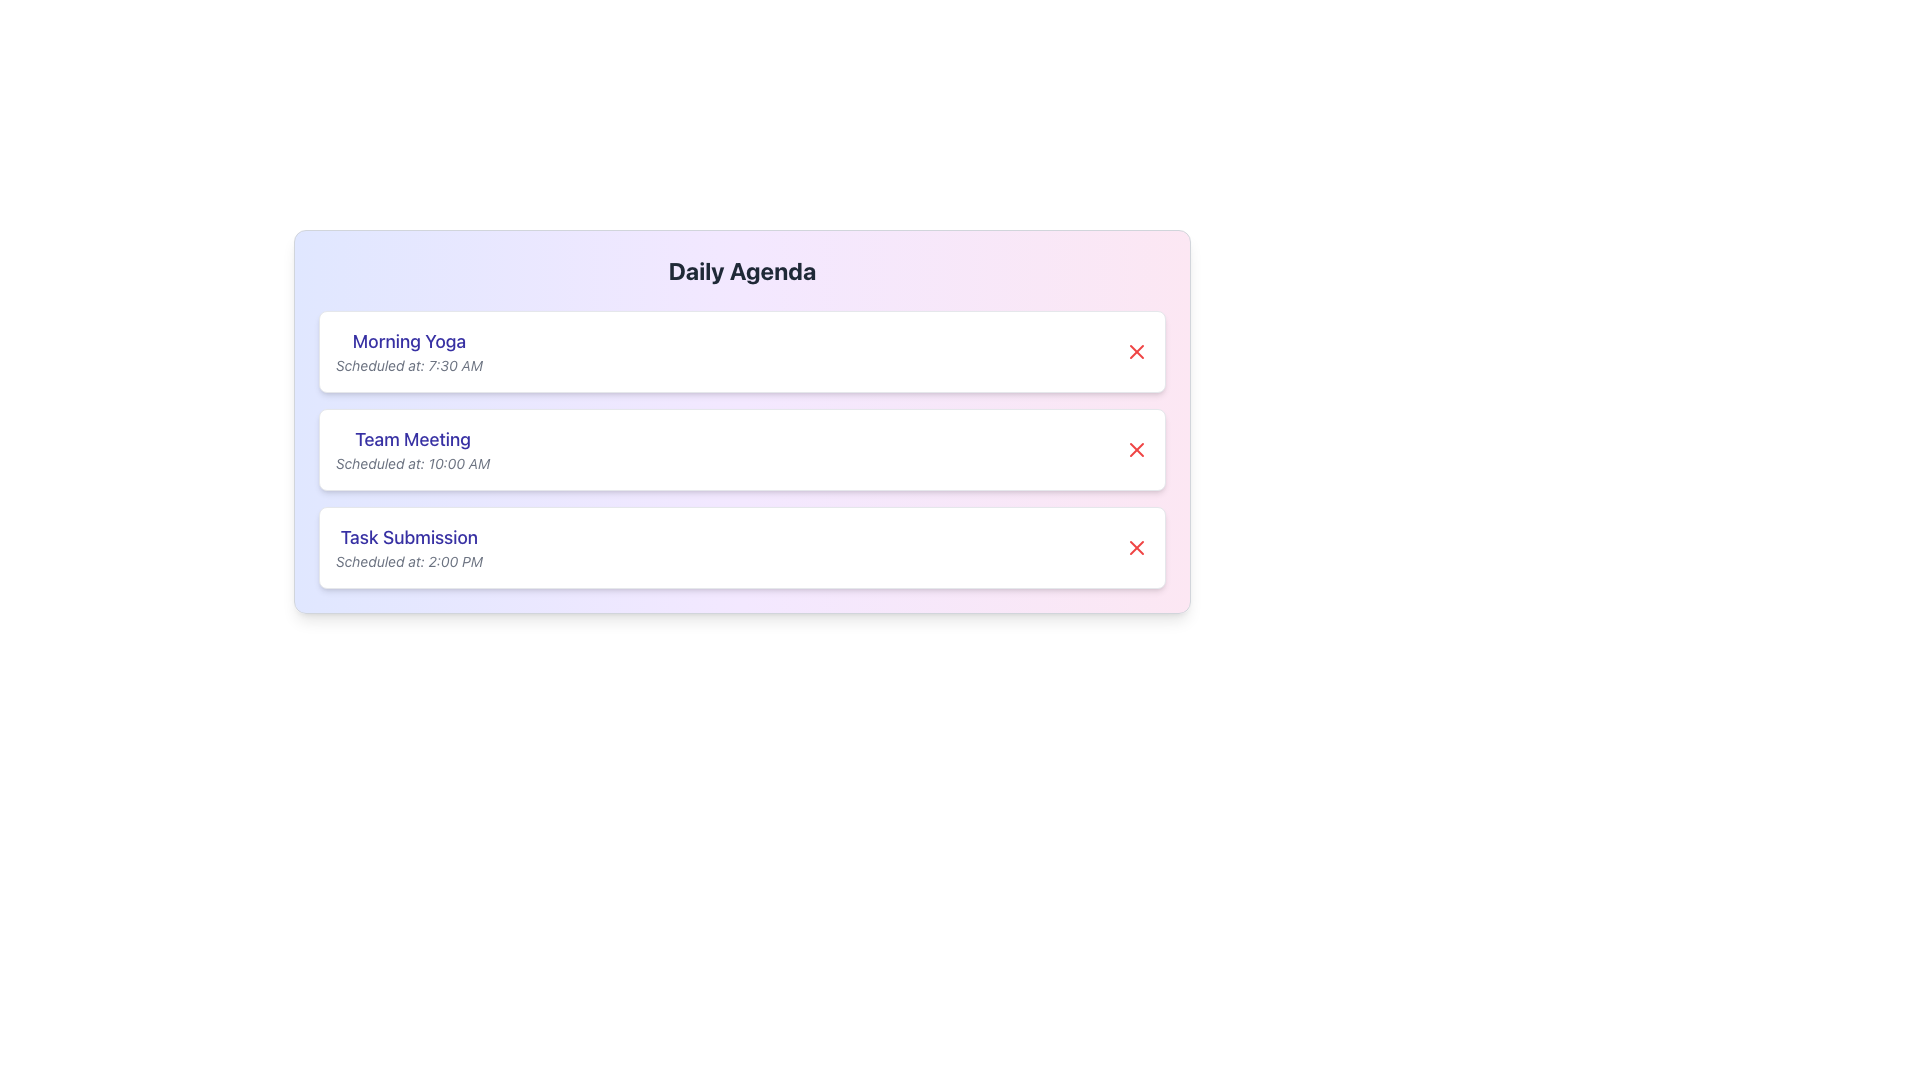 The image size is (1920, 1080). I want to click on the second card in the vertical list of scheduled activities in the 'Daily Agenda' section, so click(741, 450).